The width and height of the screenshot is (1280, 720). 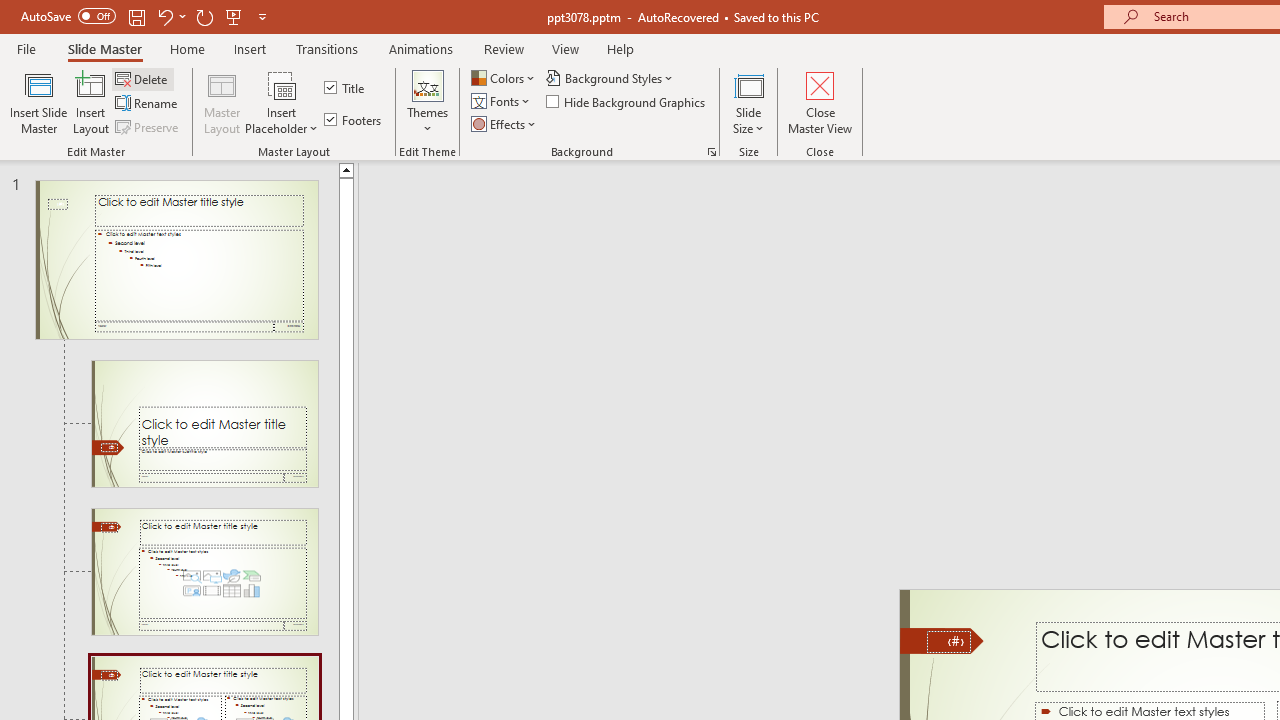 What do you see at coordinates (503, 101) in the screenshot?
I see `'Fonts'` at bounding box center [503, 101].